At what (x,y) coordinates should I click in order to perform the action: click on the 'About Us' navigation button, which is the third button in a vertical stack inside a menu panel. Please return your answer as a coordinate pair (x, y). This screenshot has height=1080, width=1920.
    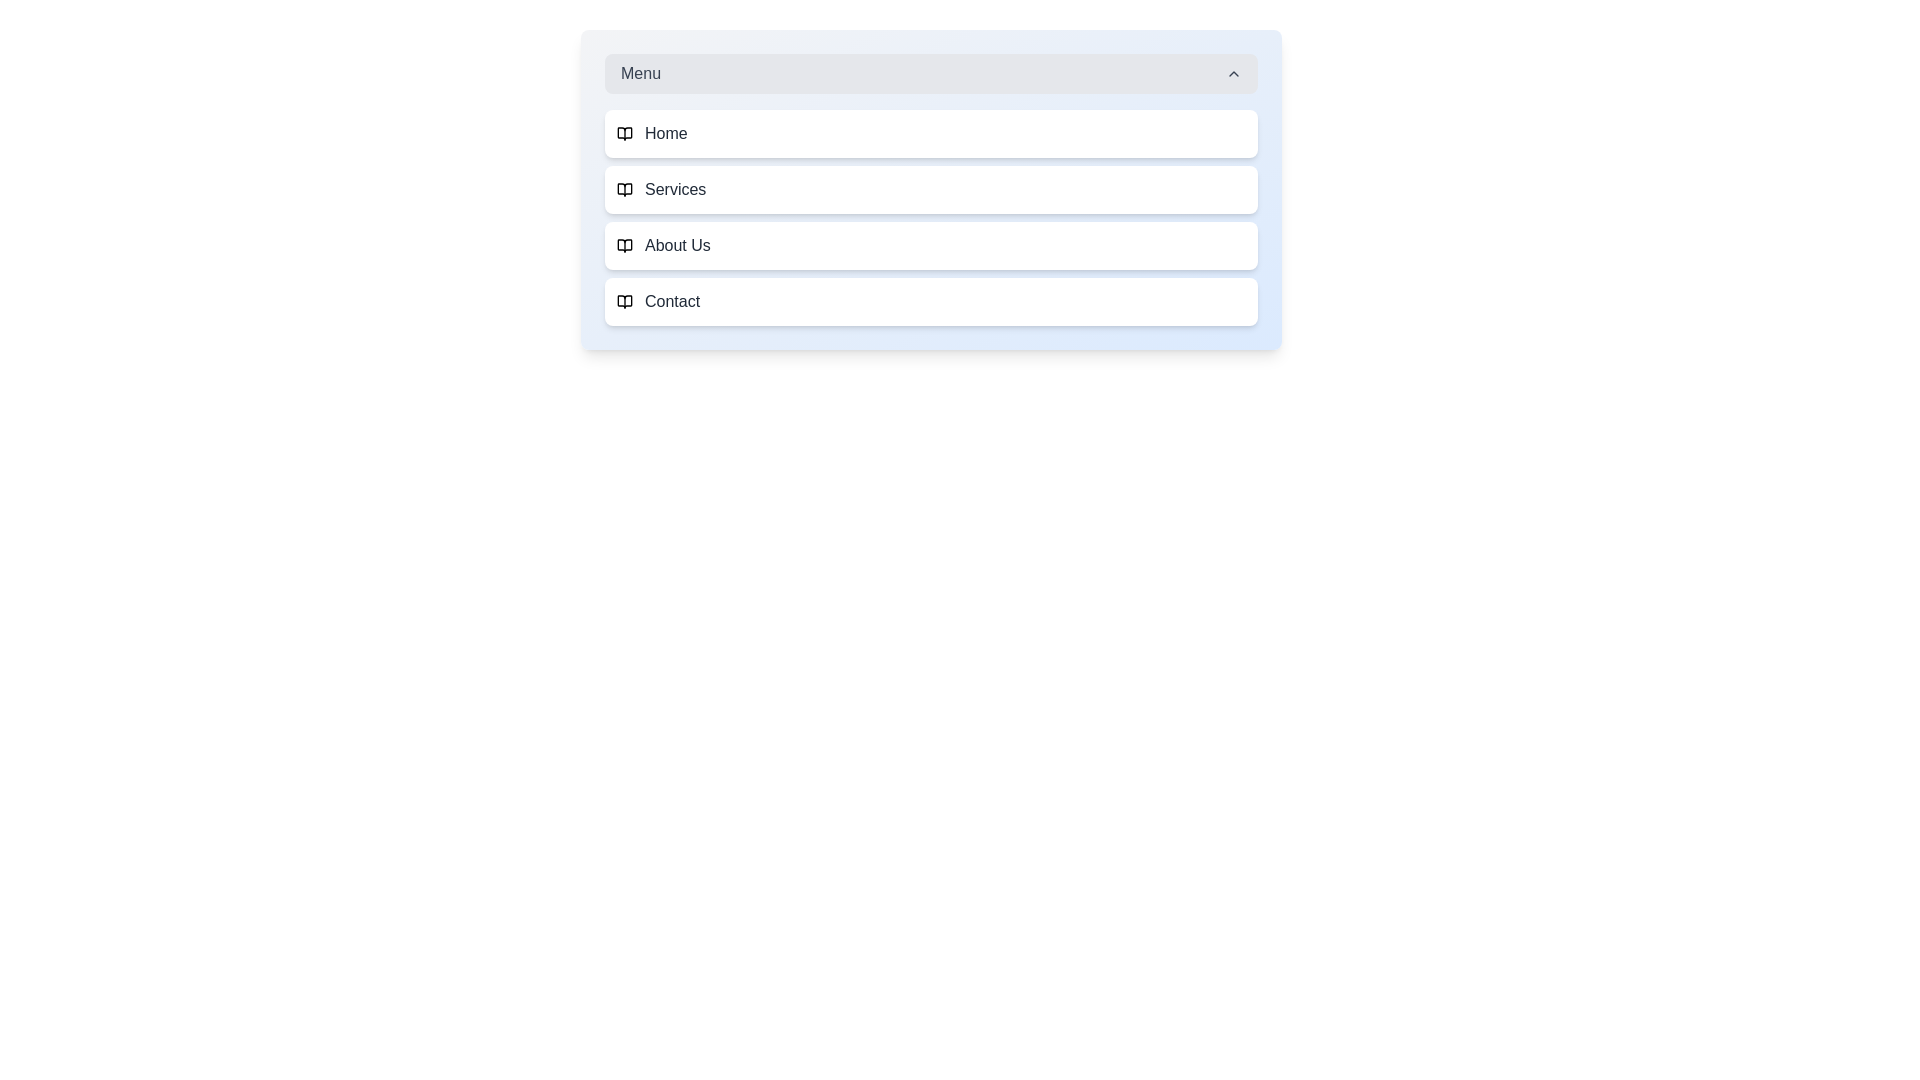
    Looking at the image, I should click on (930, 245).